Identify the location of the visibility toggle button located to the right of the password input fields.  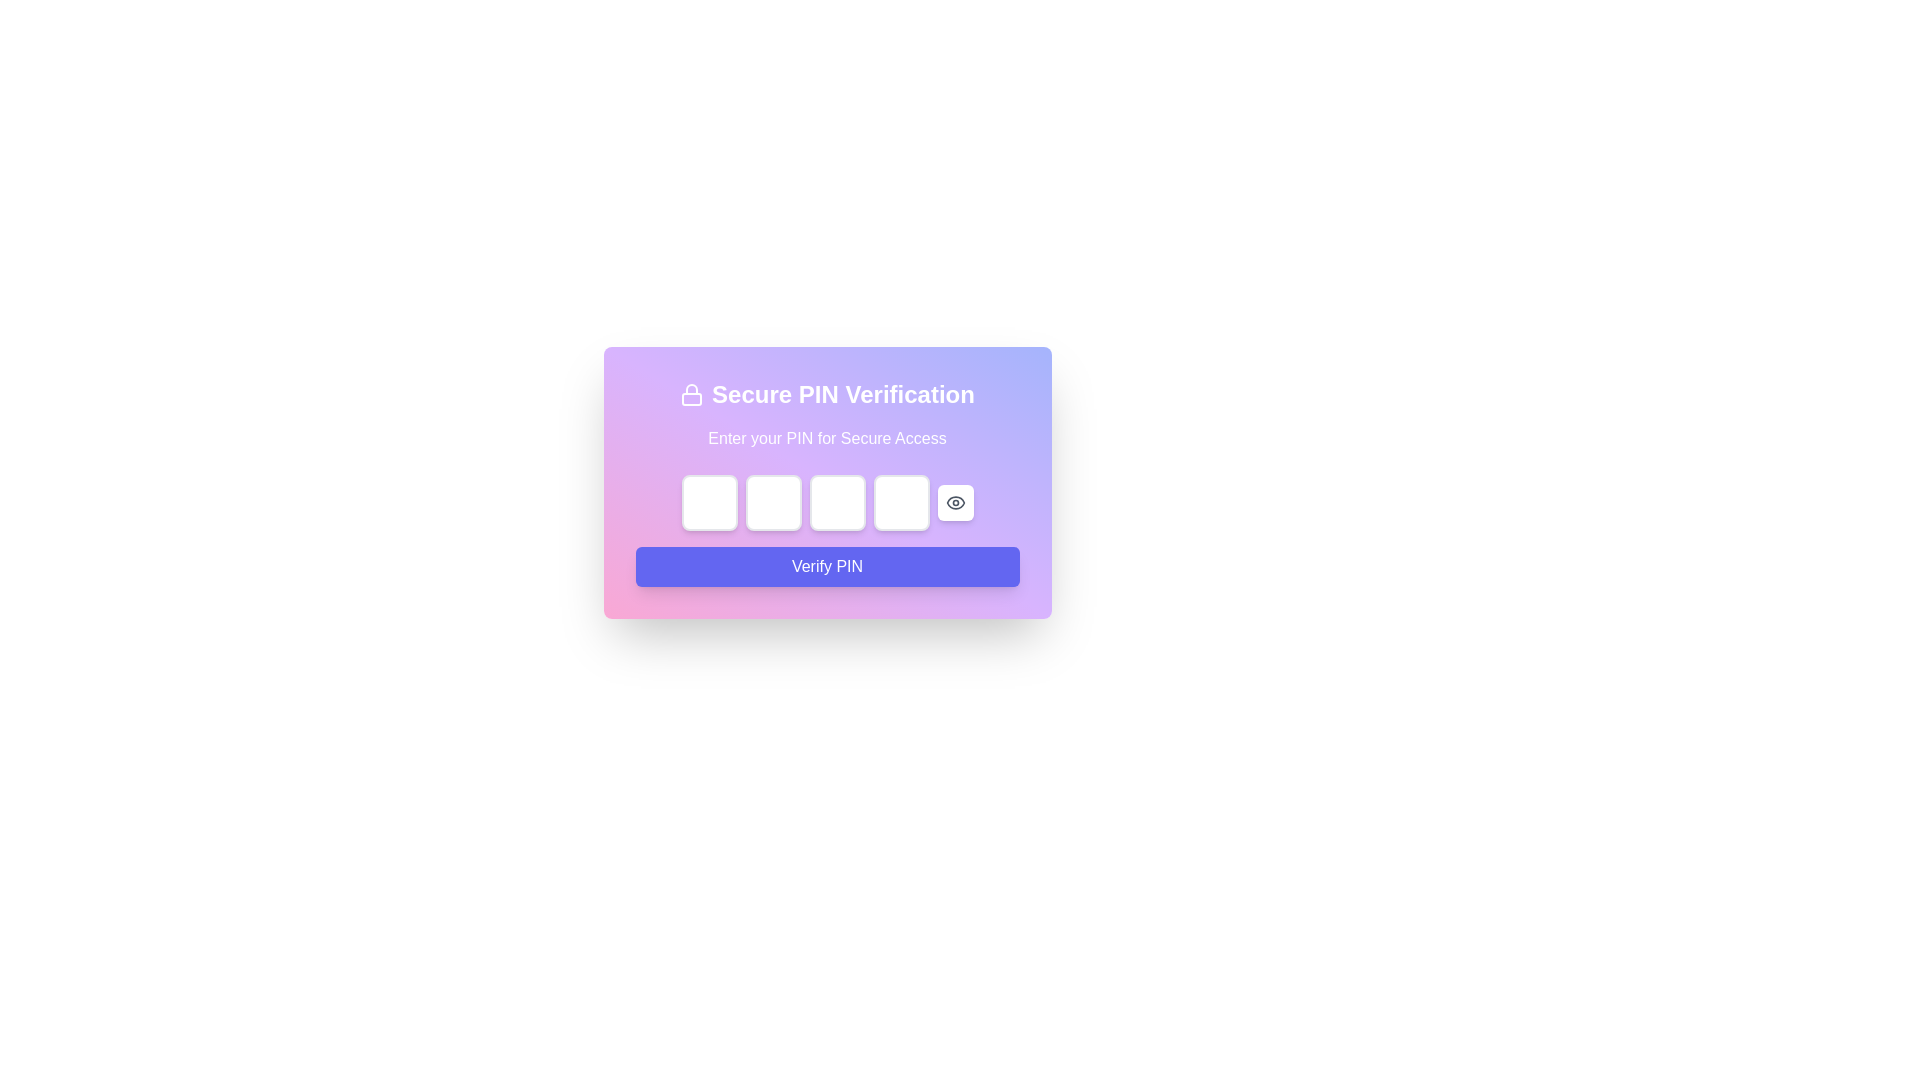
(954, 501).